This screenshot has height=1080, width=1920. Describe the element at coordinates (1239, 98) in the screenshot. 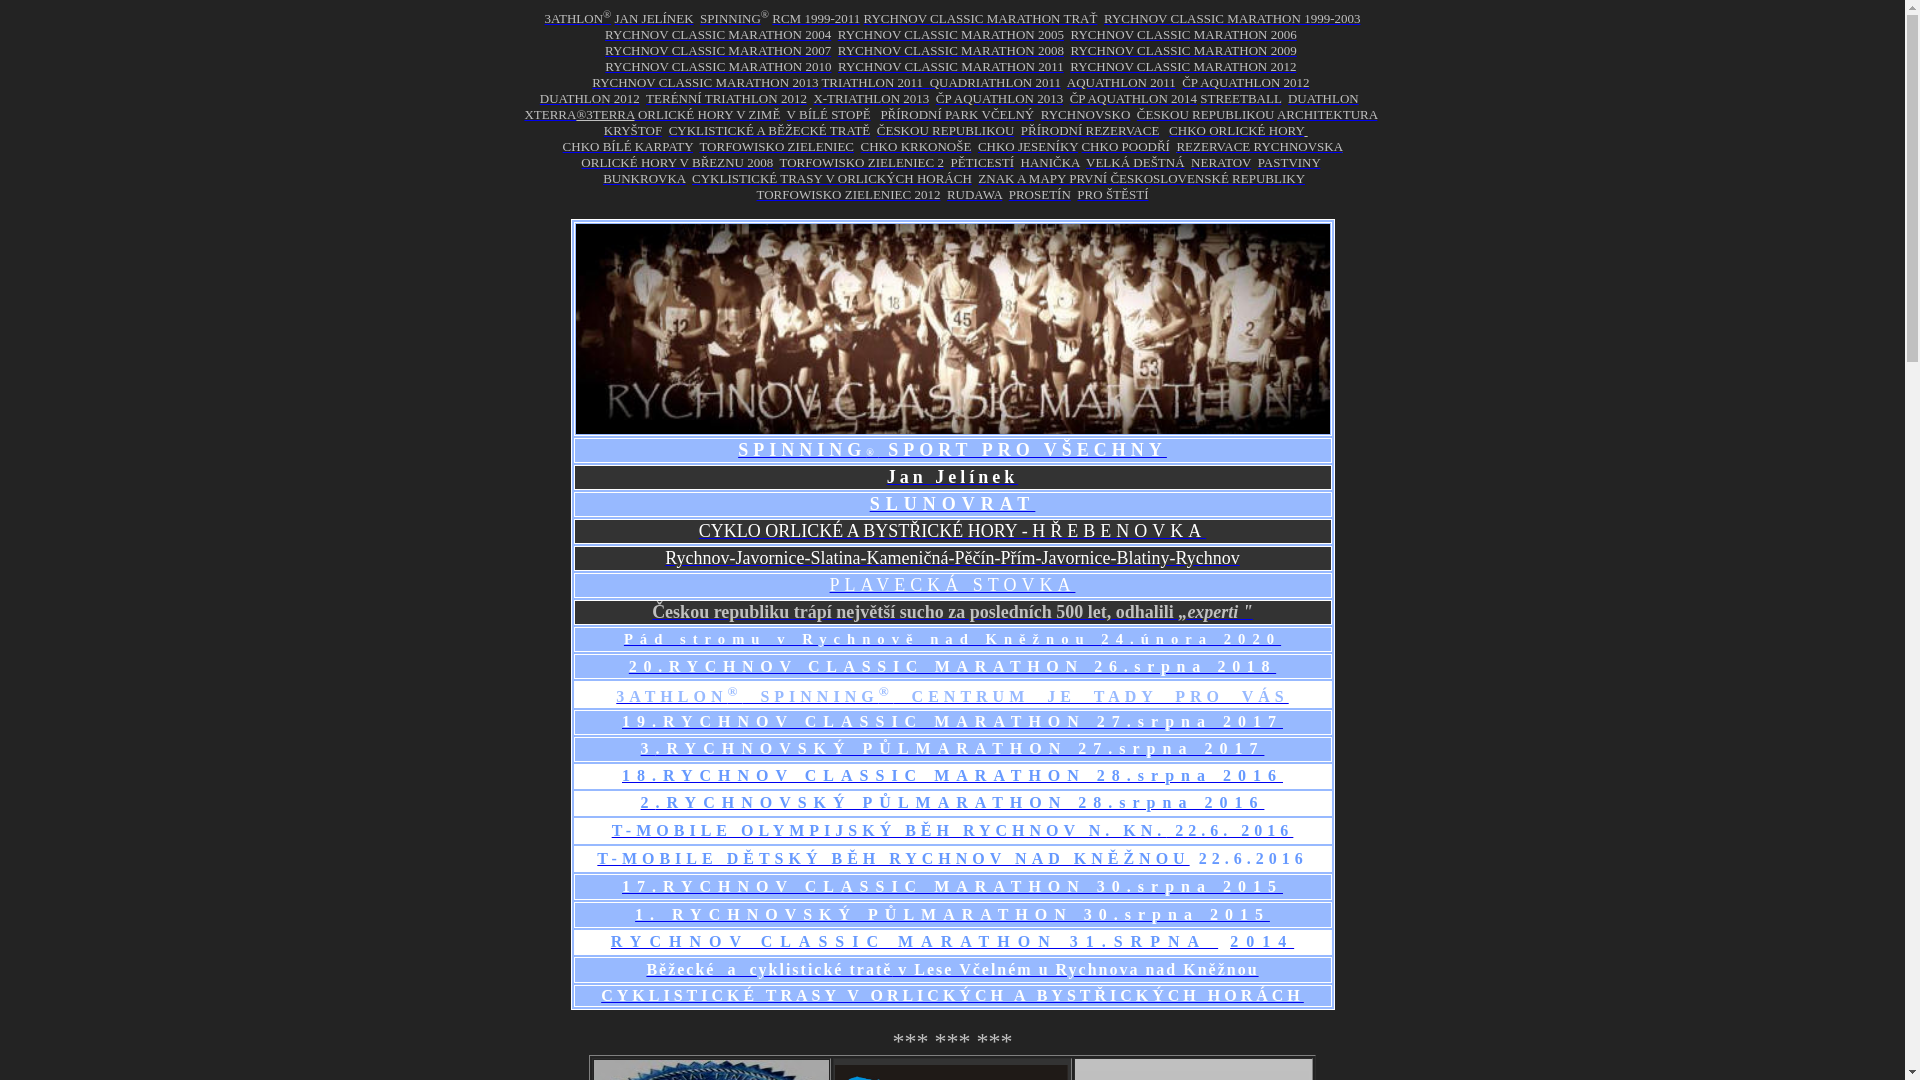

I see `'STREETBALL'` at that location.